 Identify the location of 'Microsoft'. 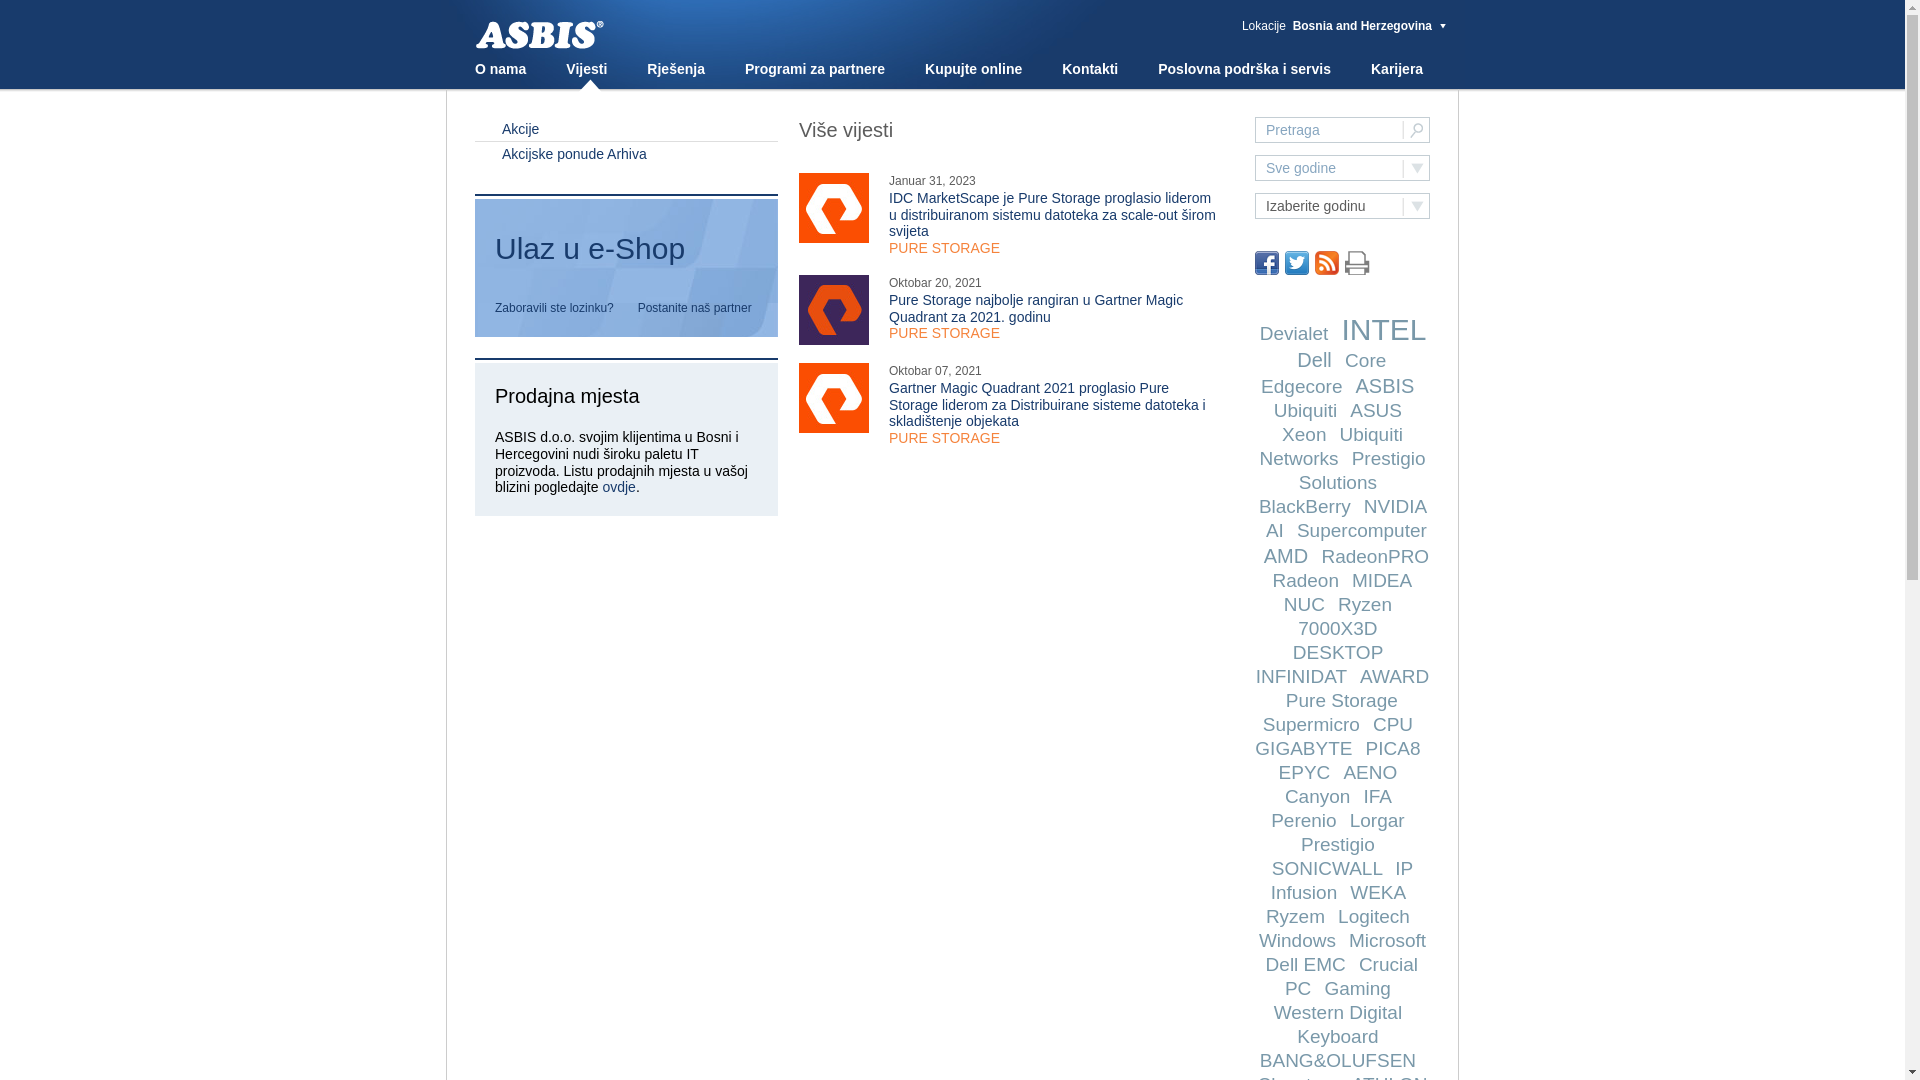
(1386, 940).